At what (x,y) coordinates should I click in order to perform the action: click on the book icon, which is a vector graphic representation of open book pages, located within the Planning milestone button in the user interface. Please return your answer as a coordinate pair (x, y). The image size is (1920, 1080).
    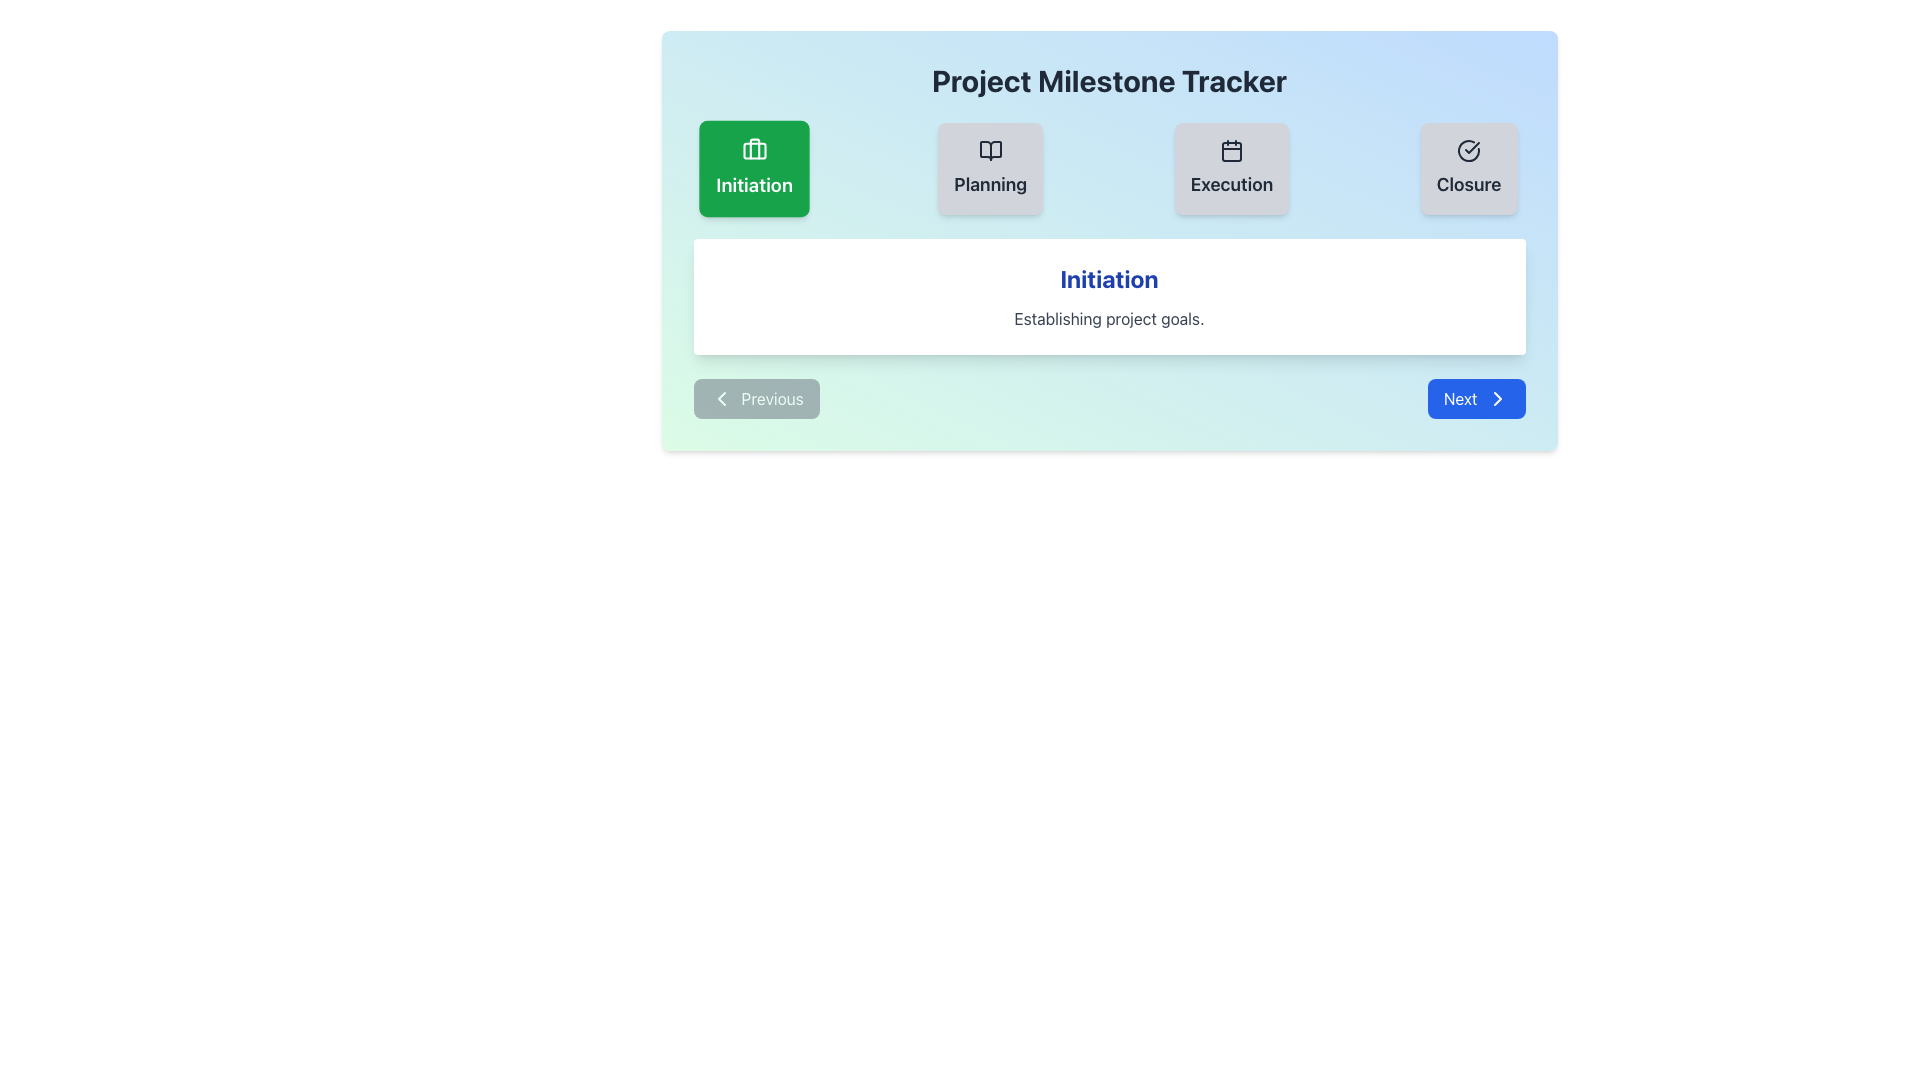
    Looking at the image, I should click on (990, 149).